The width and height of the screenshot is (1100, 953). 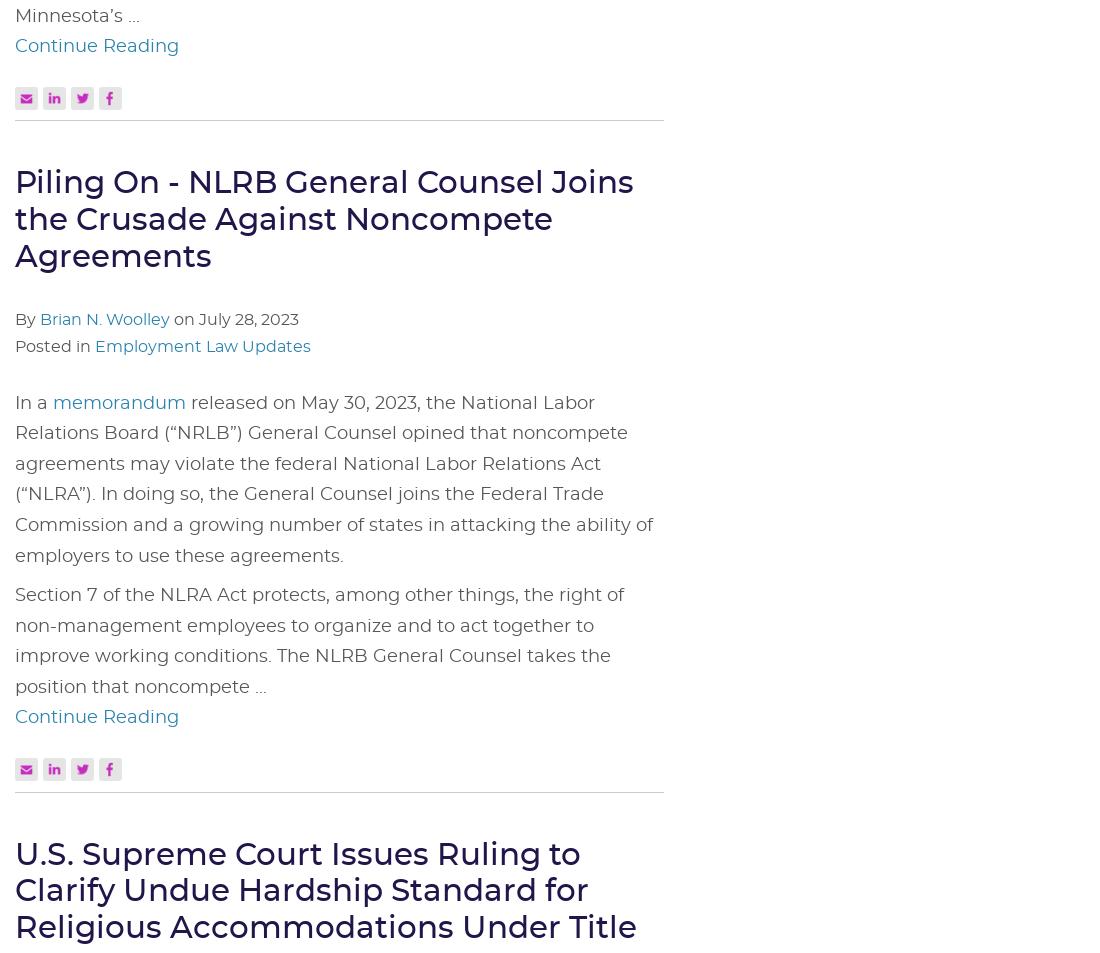 What do you see at coordinates (54, 345) in the screenshot?
I see `'Posted in'` at bounding box center [54, 345].